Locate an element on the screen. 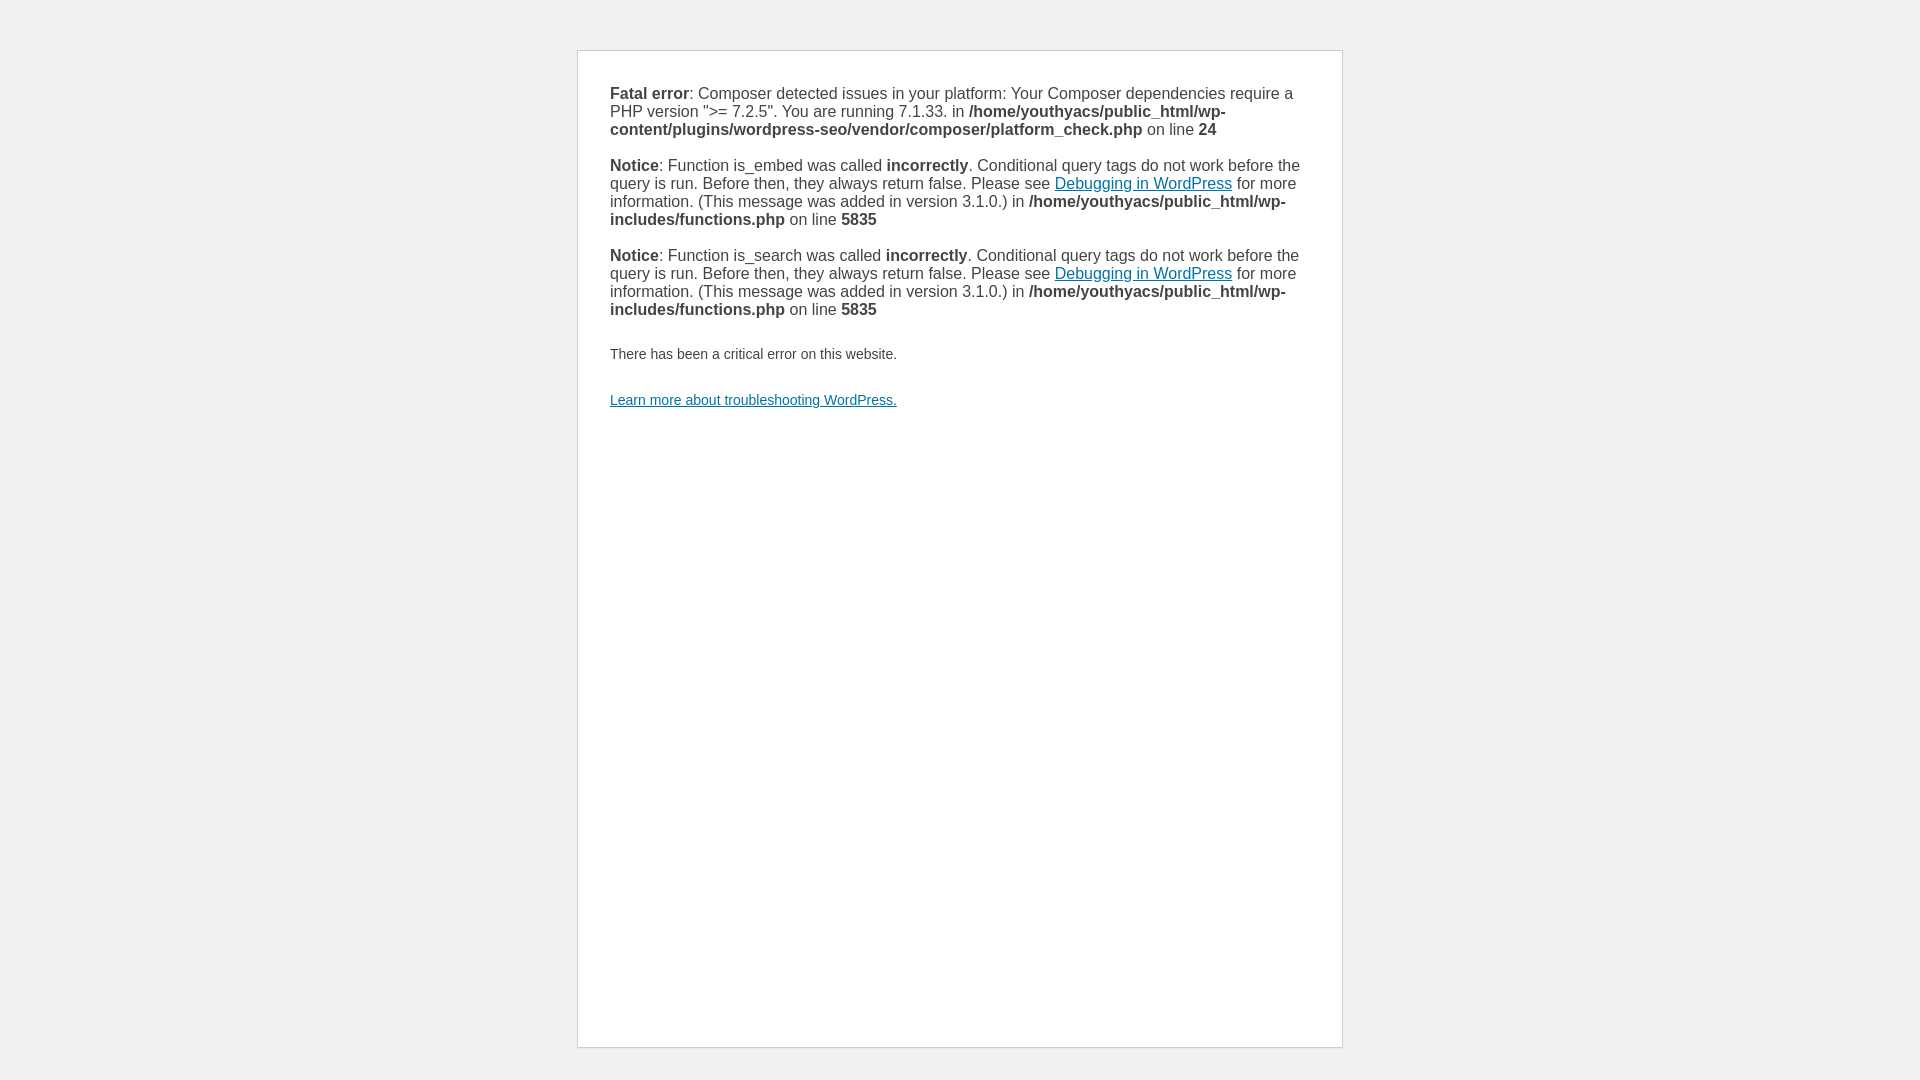  'Learn more about troubleshooting WordPress.' is located at coordinates (752, 400).